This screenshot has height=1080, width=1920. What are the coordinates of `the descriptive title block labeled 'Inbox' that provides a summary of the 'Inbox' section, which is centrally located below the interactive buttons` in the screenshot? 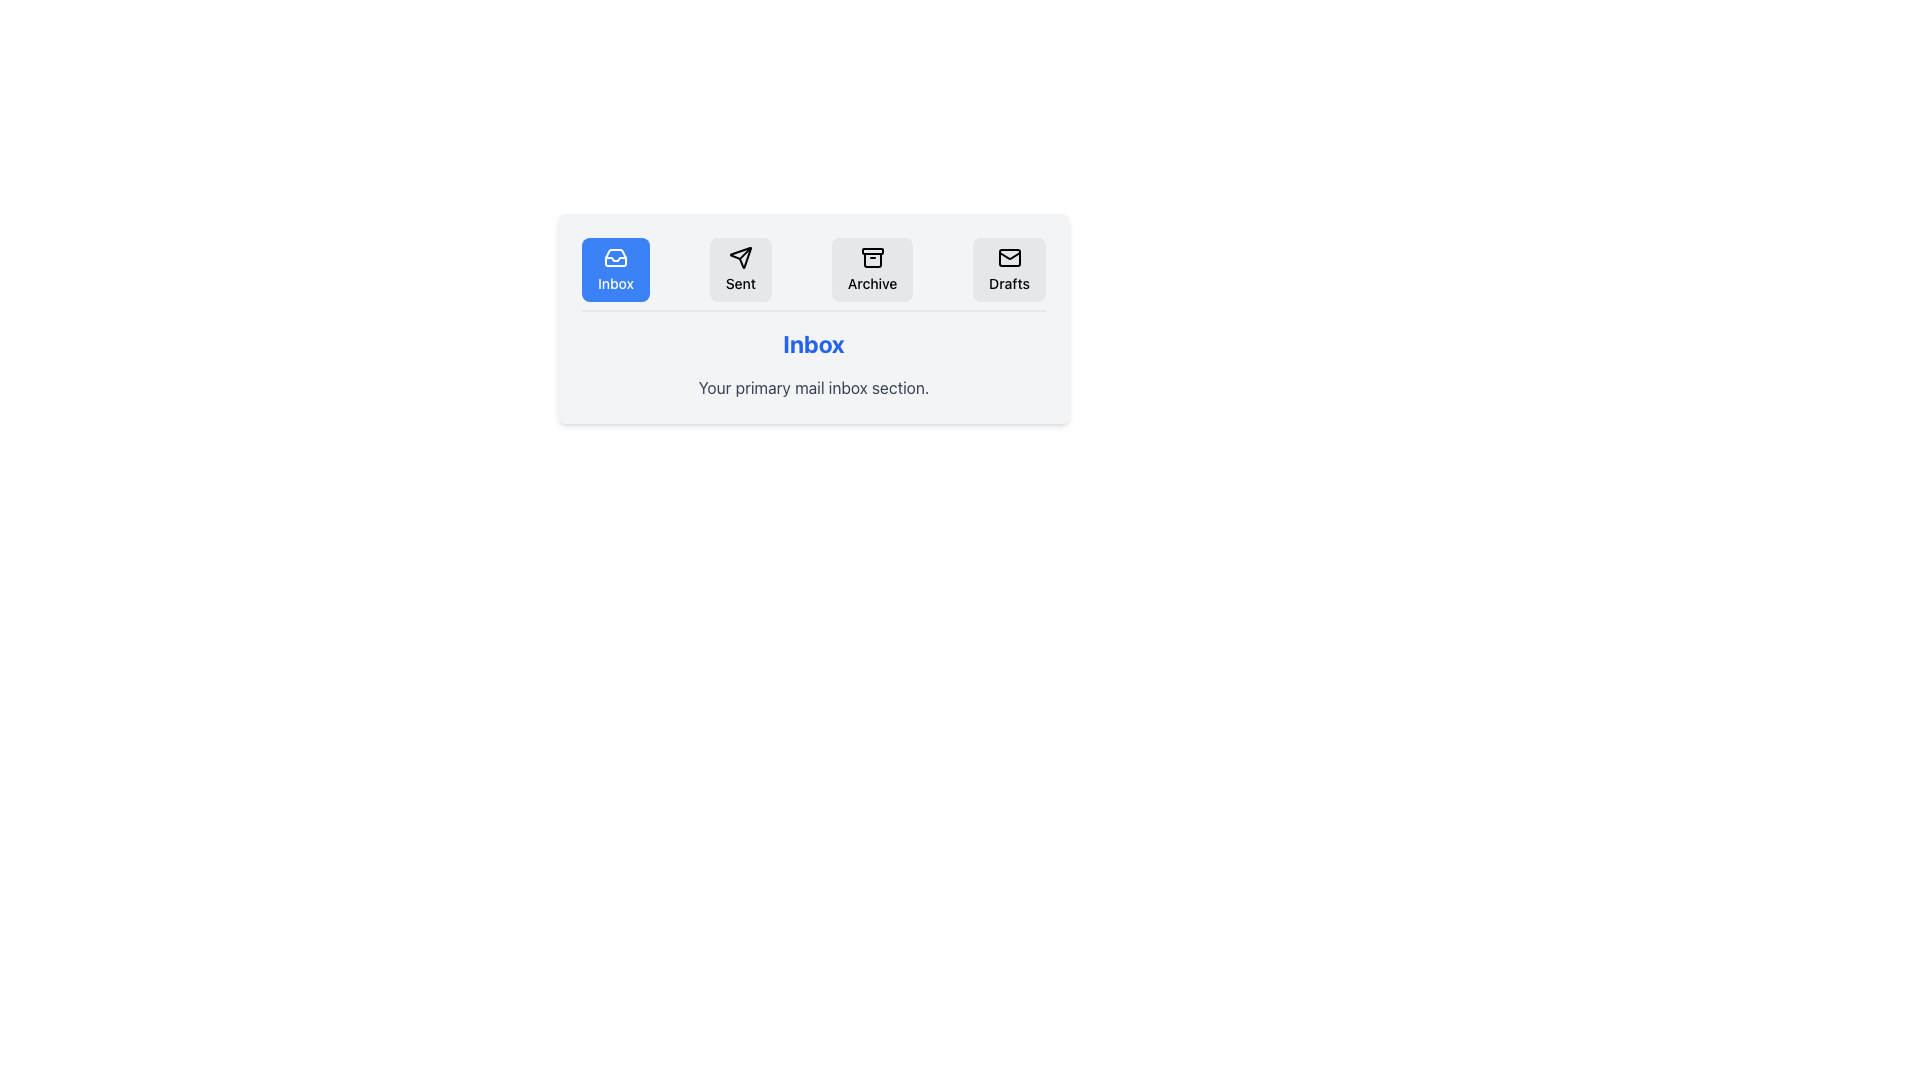 It's located at (814, 363).